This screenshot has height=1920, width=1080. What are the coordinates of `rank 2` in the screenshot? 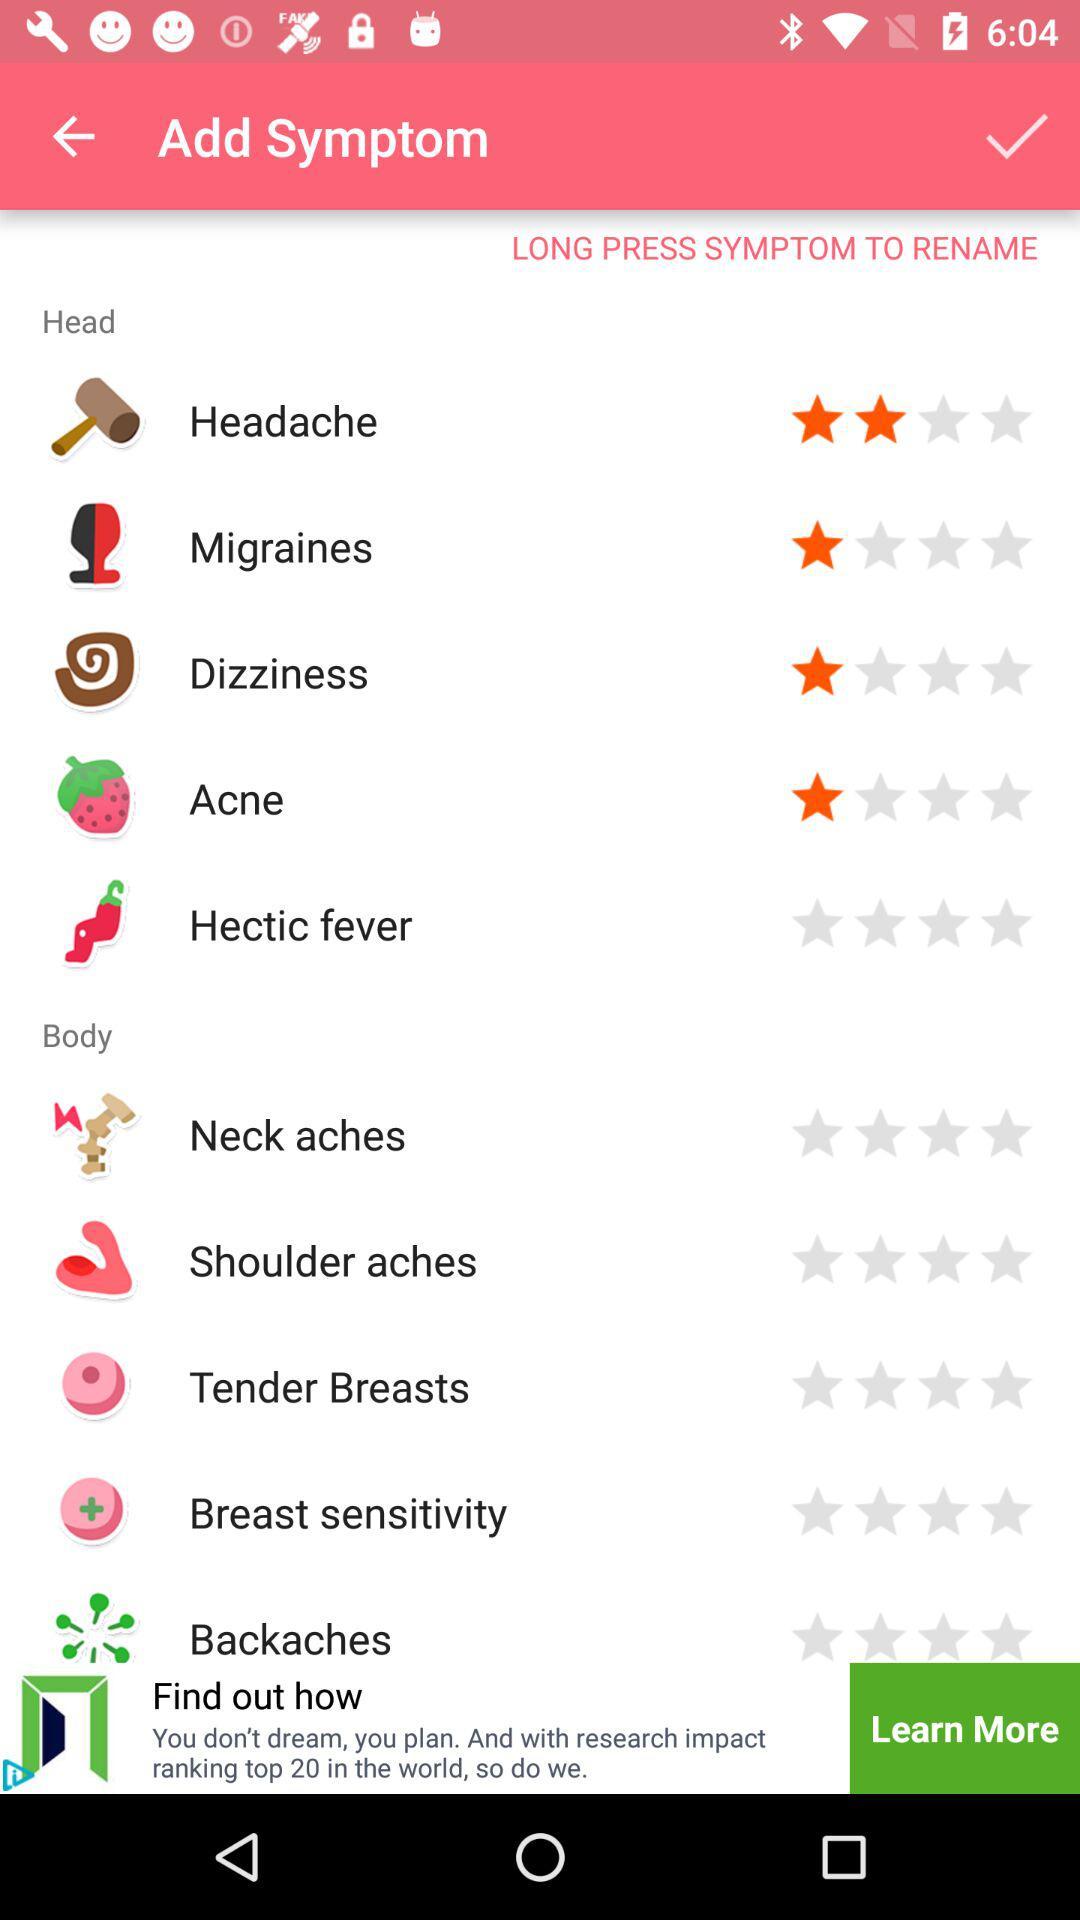 It's located at (879, 1512).